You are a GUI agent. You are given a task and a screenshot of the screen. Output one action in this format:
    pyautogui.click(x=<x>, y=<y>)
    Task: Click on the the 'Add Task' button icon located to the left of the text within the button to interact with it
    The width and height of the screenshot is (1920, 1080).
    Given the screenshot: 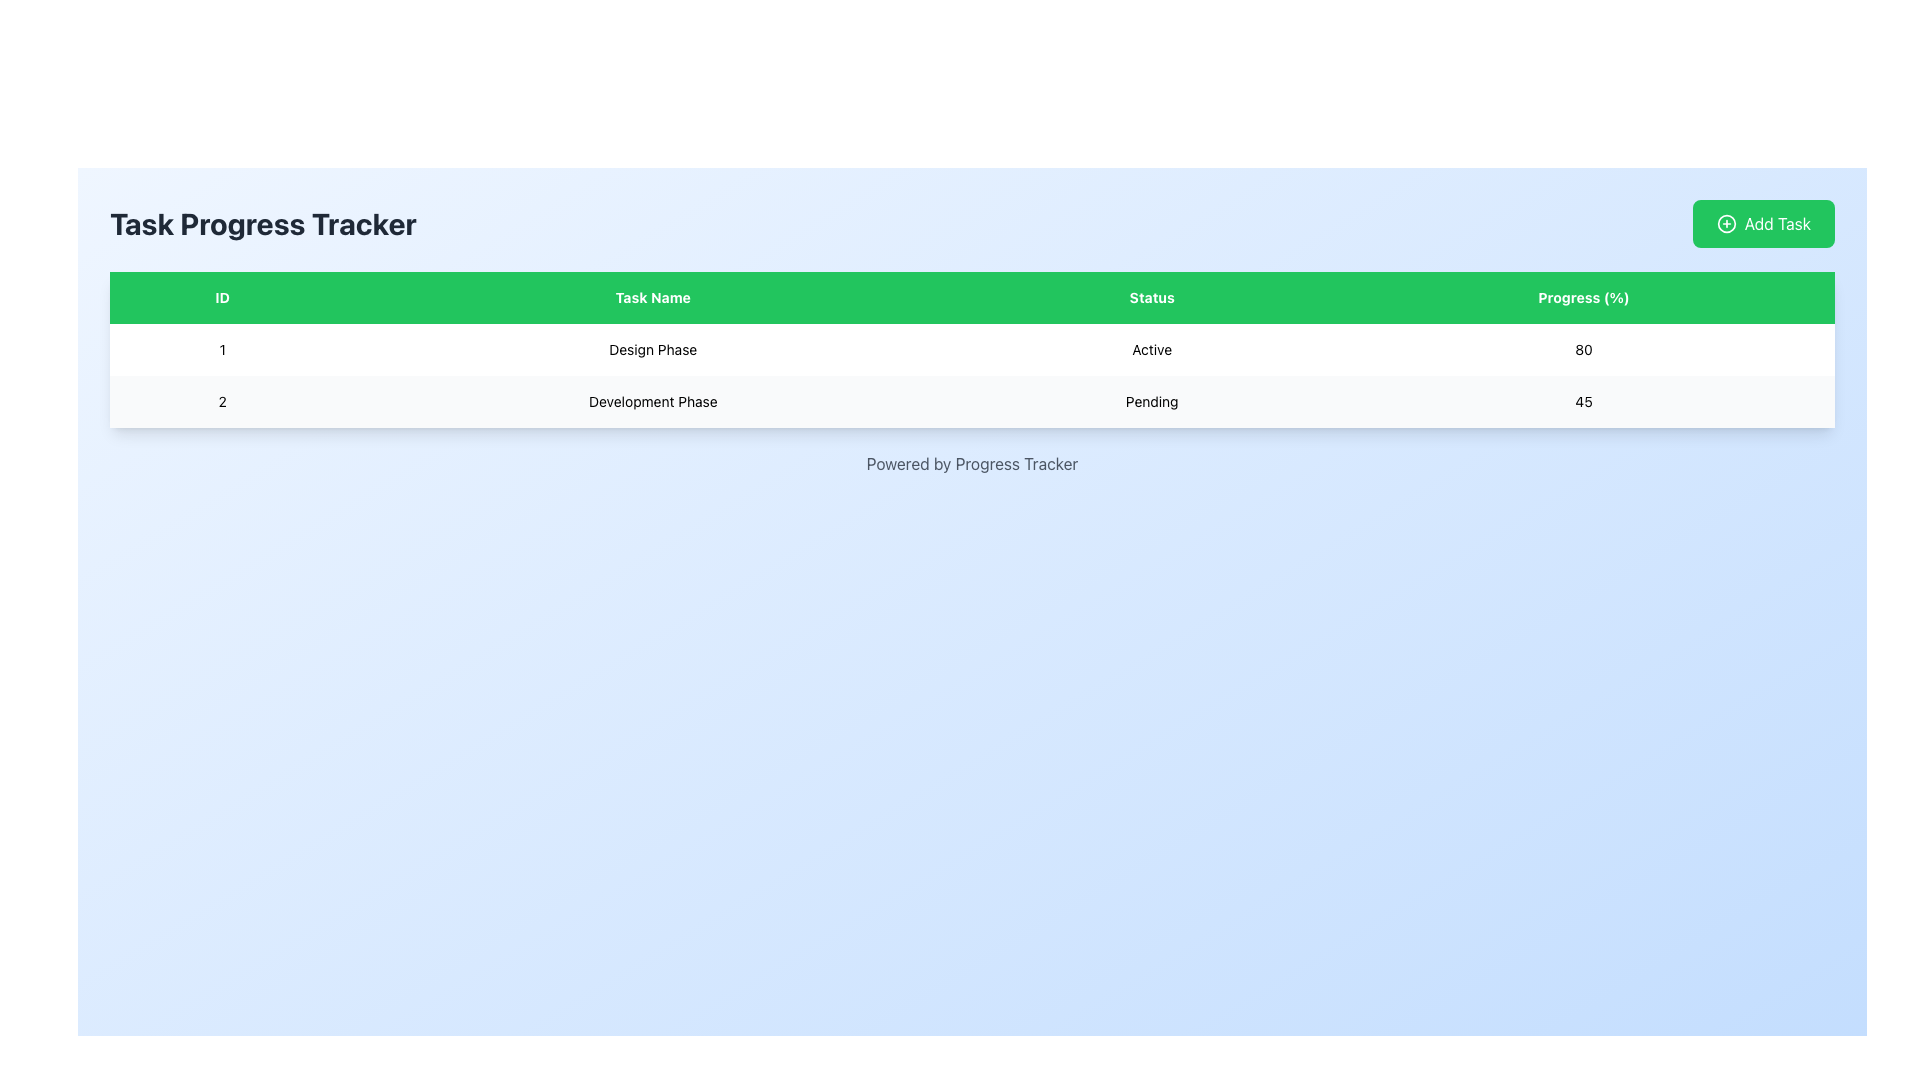 What is the action you would take?
    pyautogui.click(x=1725, y=223)
    